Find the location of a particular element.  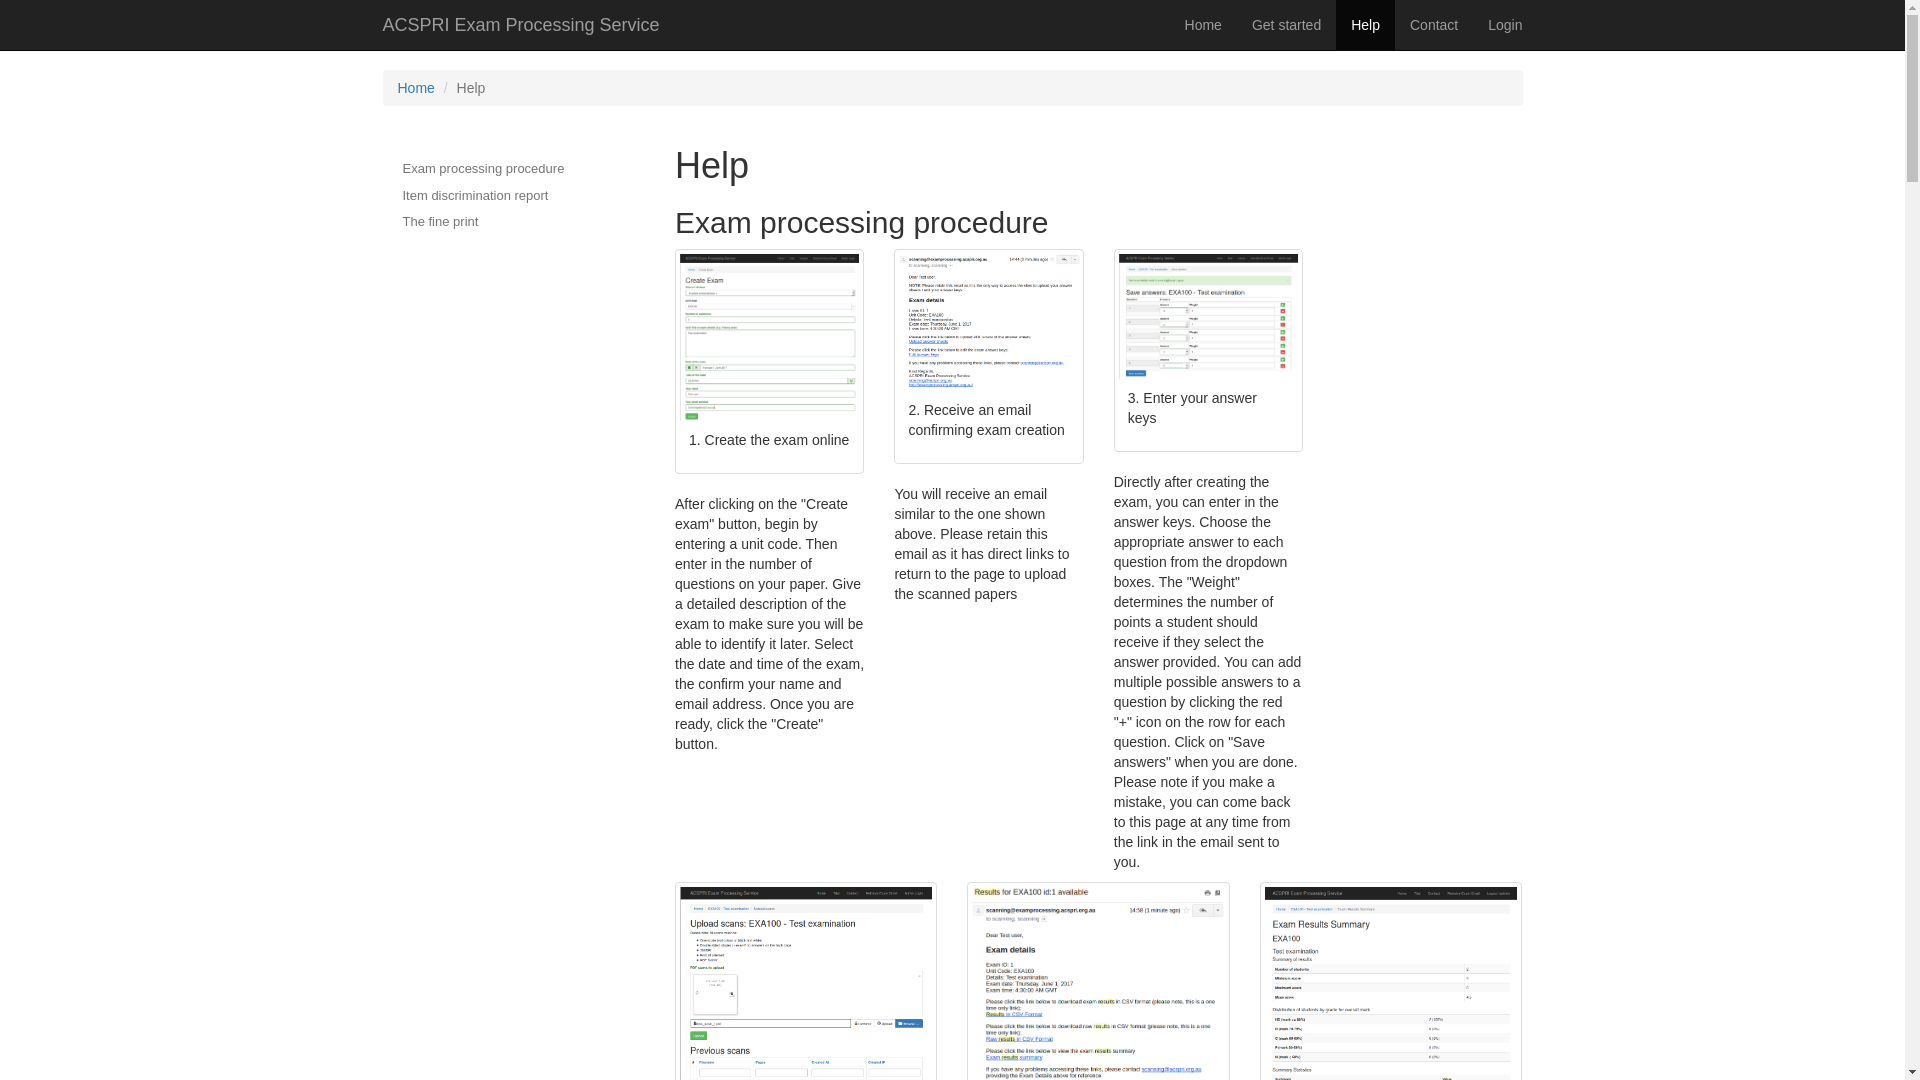

'Get started' is located at coordinates (1286, 24).